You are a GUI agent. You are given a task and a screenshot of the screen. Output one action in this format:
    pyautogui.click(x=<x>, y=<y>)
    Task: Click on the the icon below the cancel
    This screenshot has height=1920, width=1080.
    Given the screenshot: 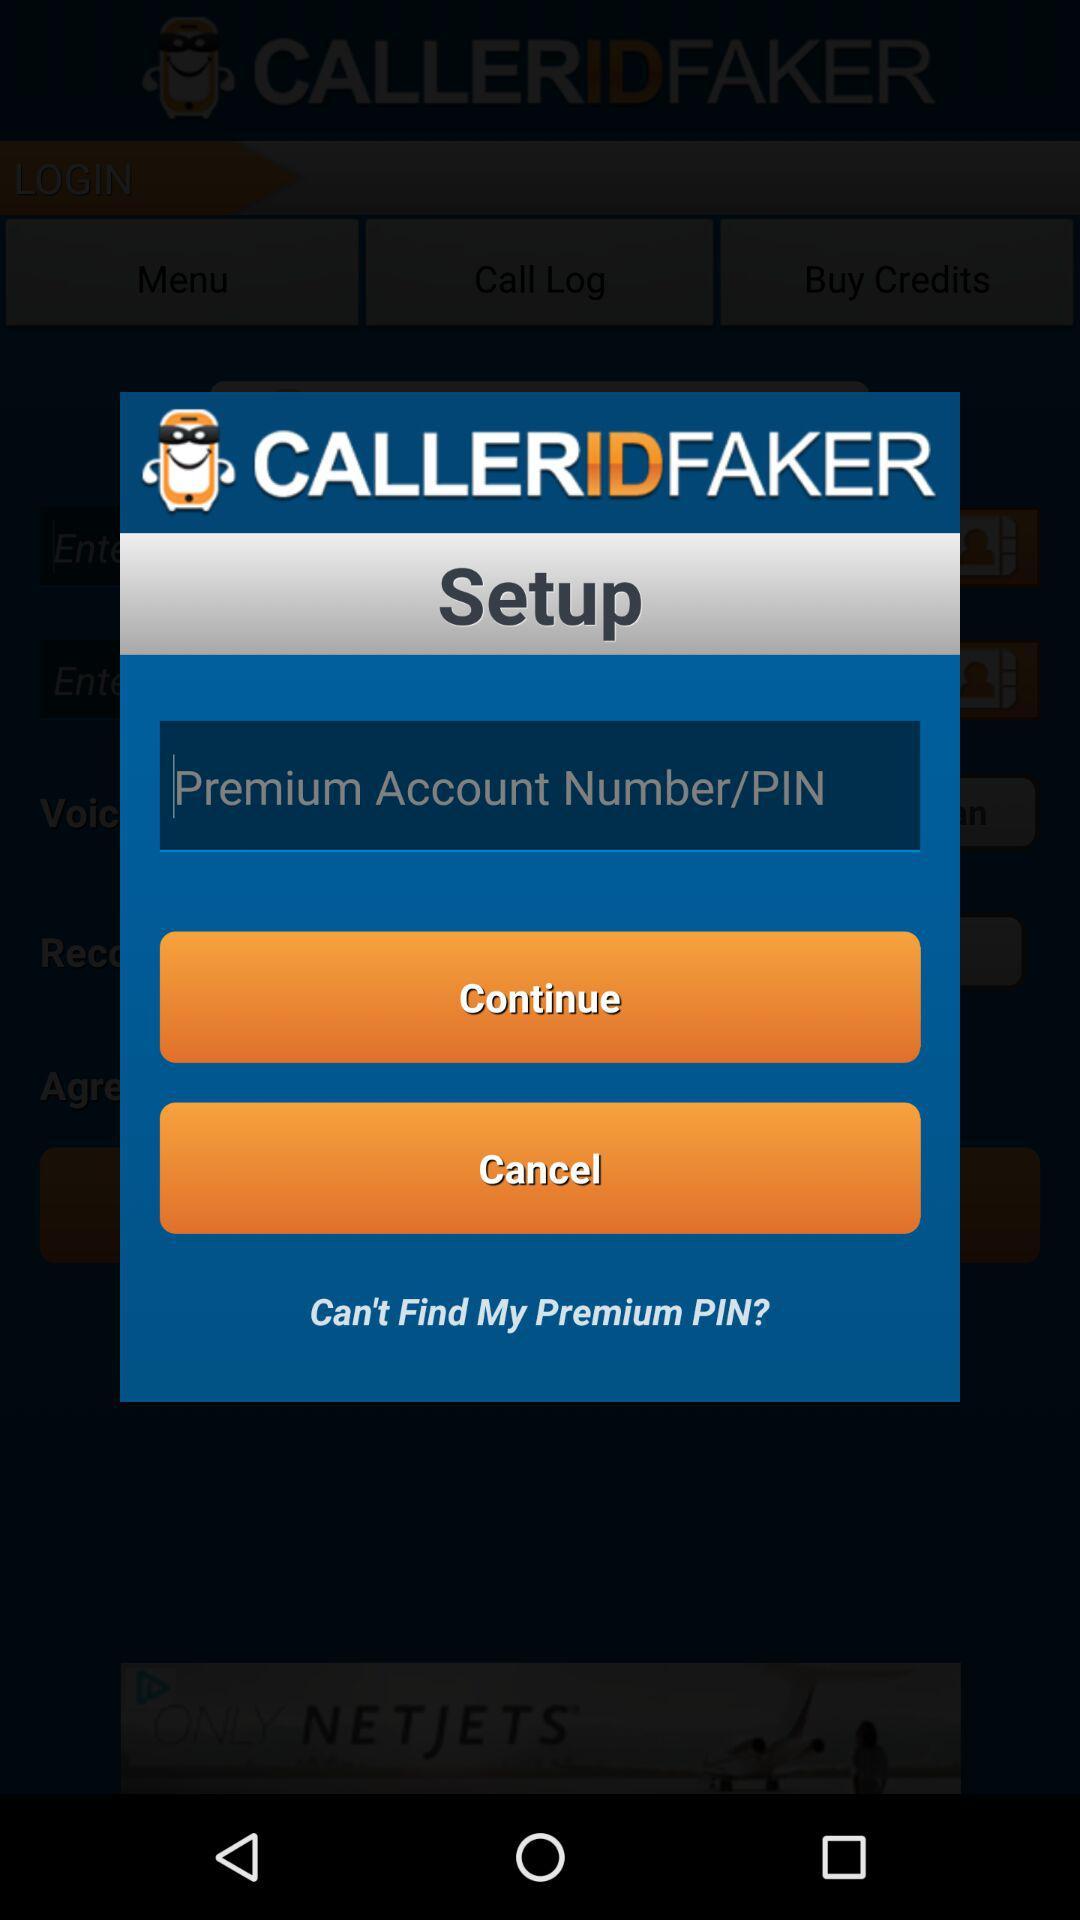 What is the action you would take?
    pyautogui.click(x=538, y=1297)
    